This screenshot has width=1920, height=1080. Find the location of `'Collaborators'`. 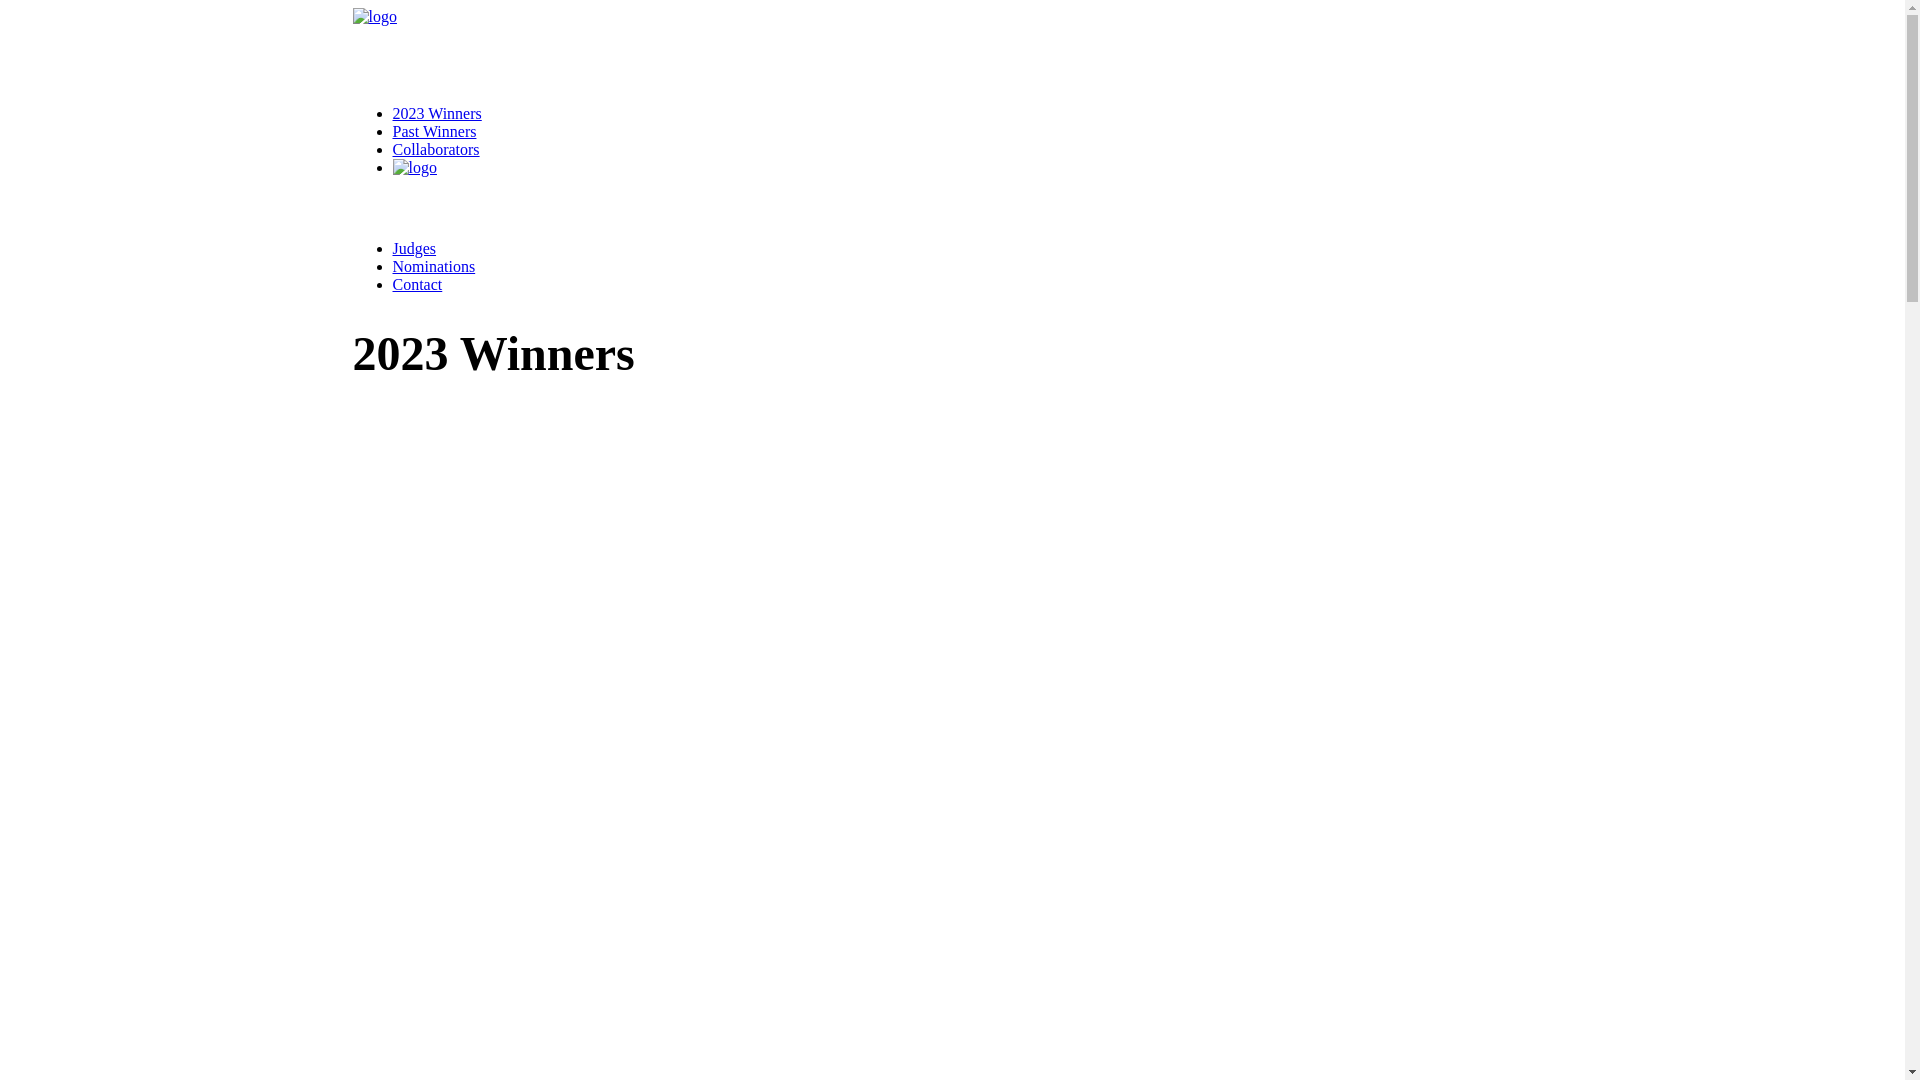

'Collaborators' is located at coordinates (434, 148).